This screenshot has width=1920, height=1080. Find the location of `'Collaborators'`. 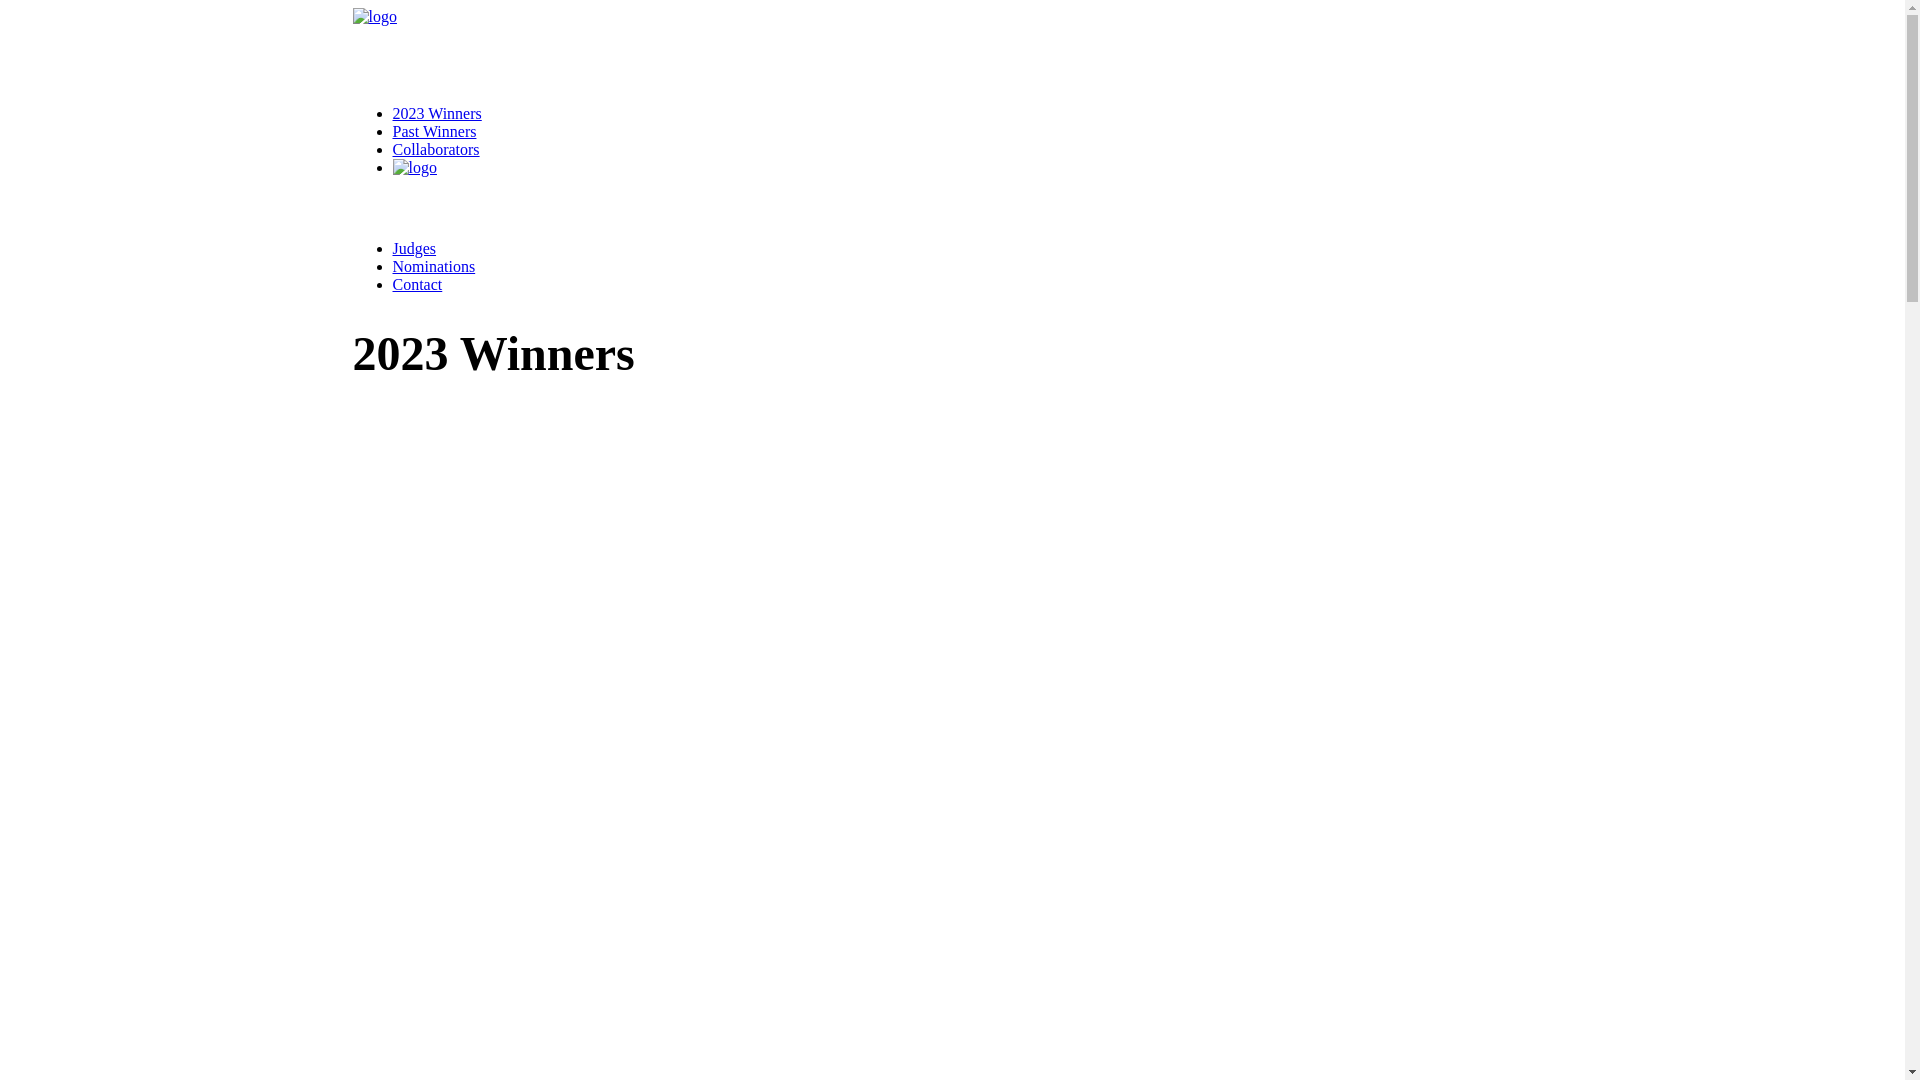

'Collaborators' is located at coordinates (434, 148).